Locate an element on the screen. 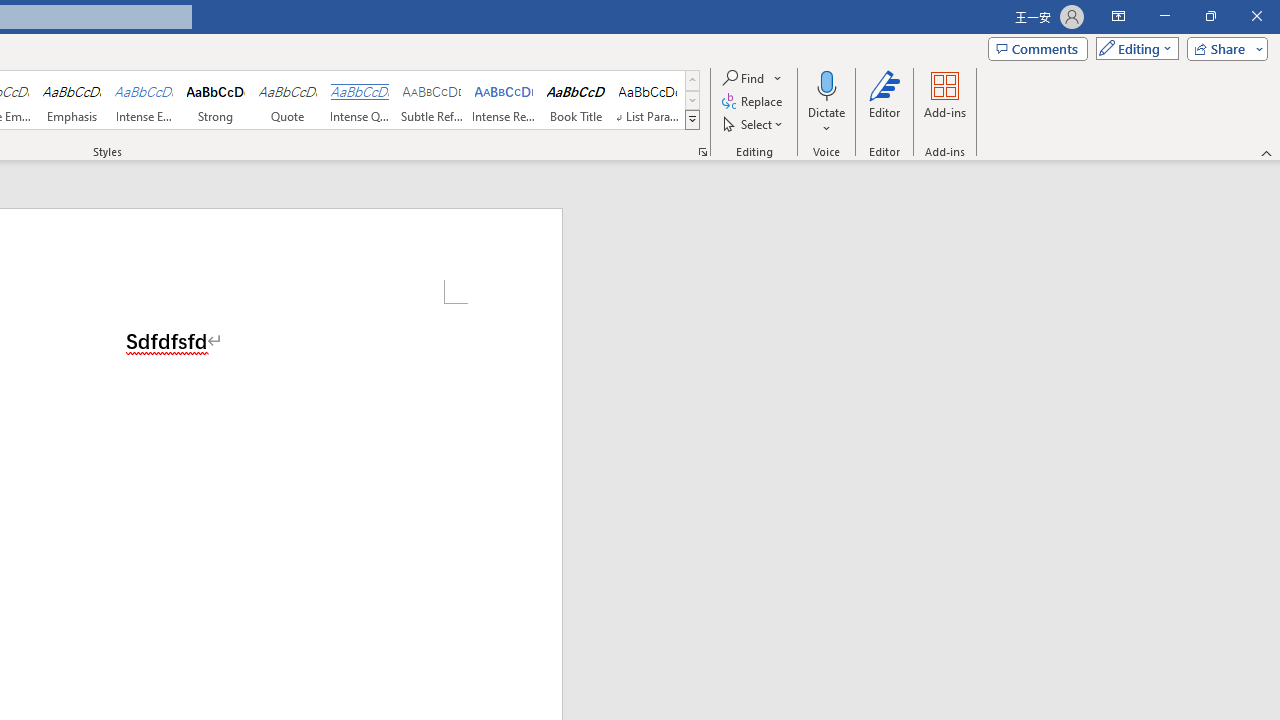 This screenshot has height=720, width=1280. 'Emphasis' is located at coordinates (71, 100).